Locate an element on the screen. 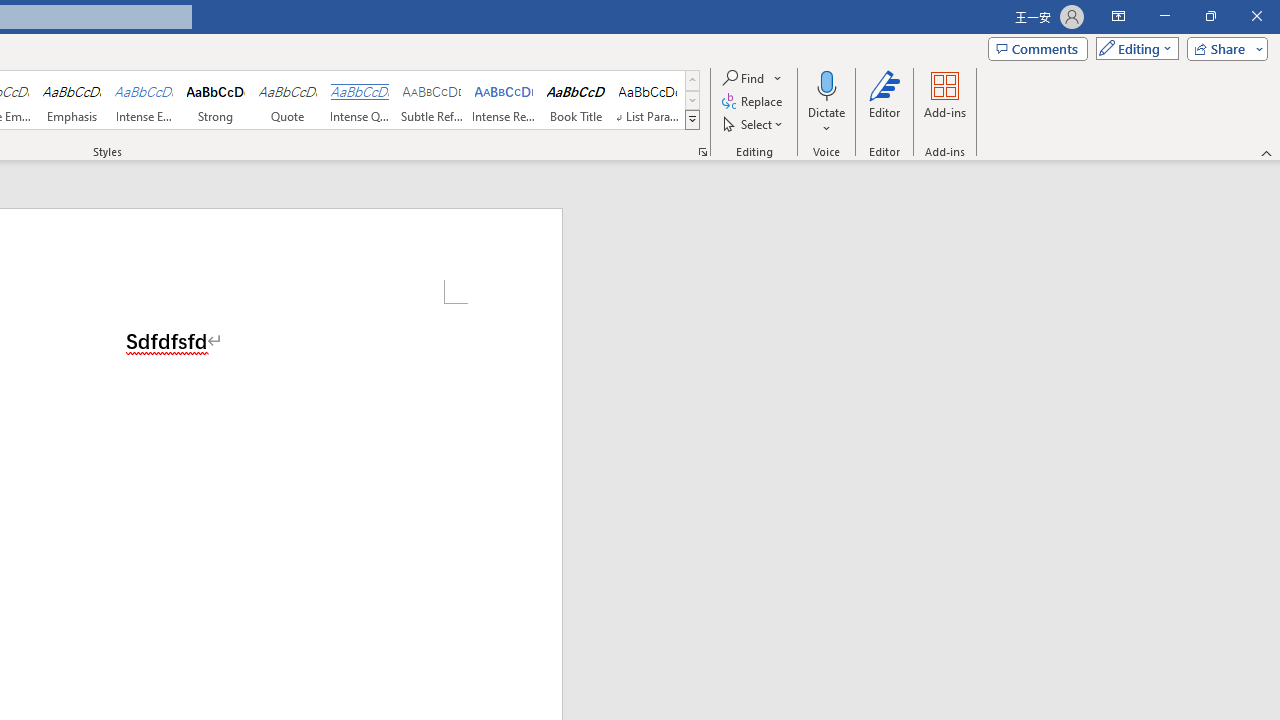 This screenshot has height=720, width=1280. 'Emphasis' is located at coordinates (71, 100).